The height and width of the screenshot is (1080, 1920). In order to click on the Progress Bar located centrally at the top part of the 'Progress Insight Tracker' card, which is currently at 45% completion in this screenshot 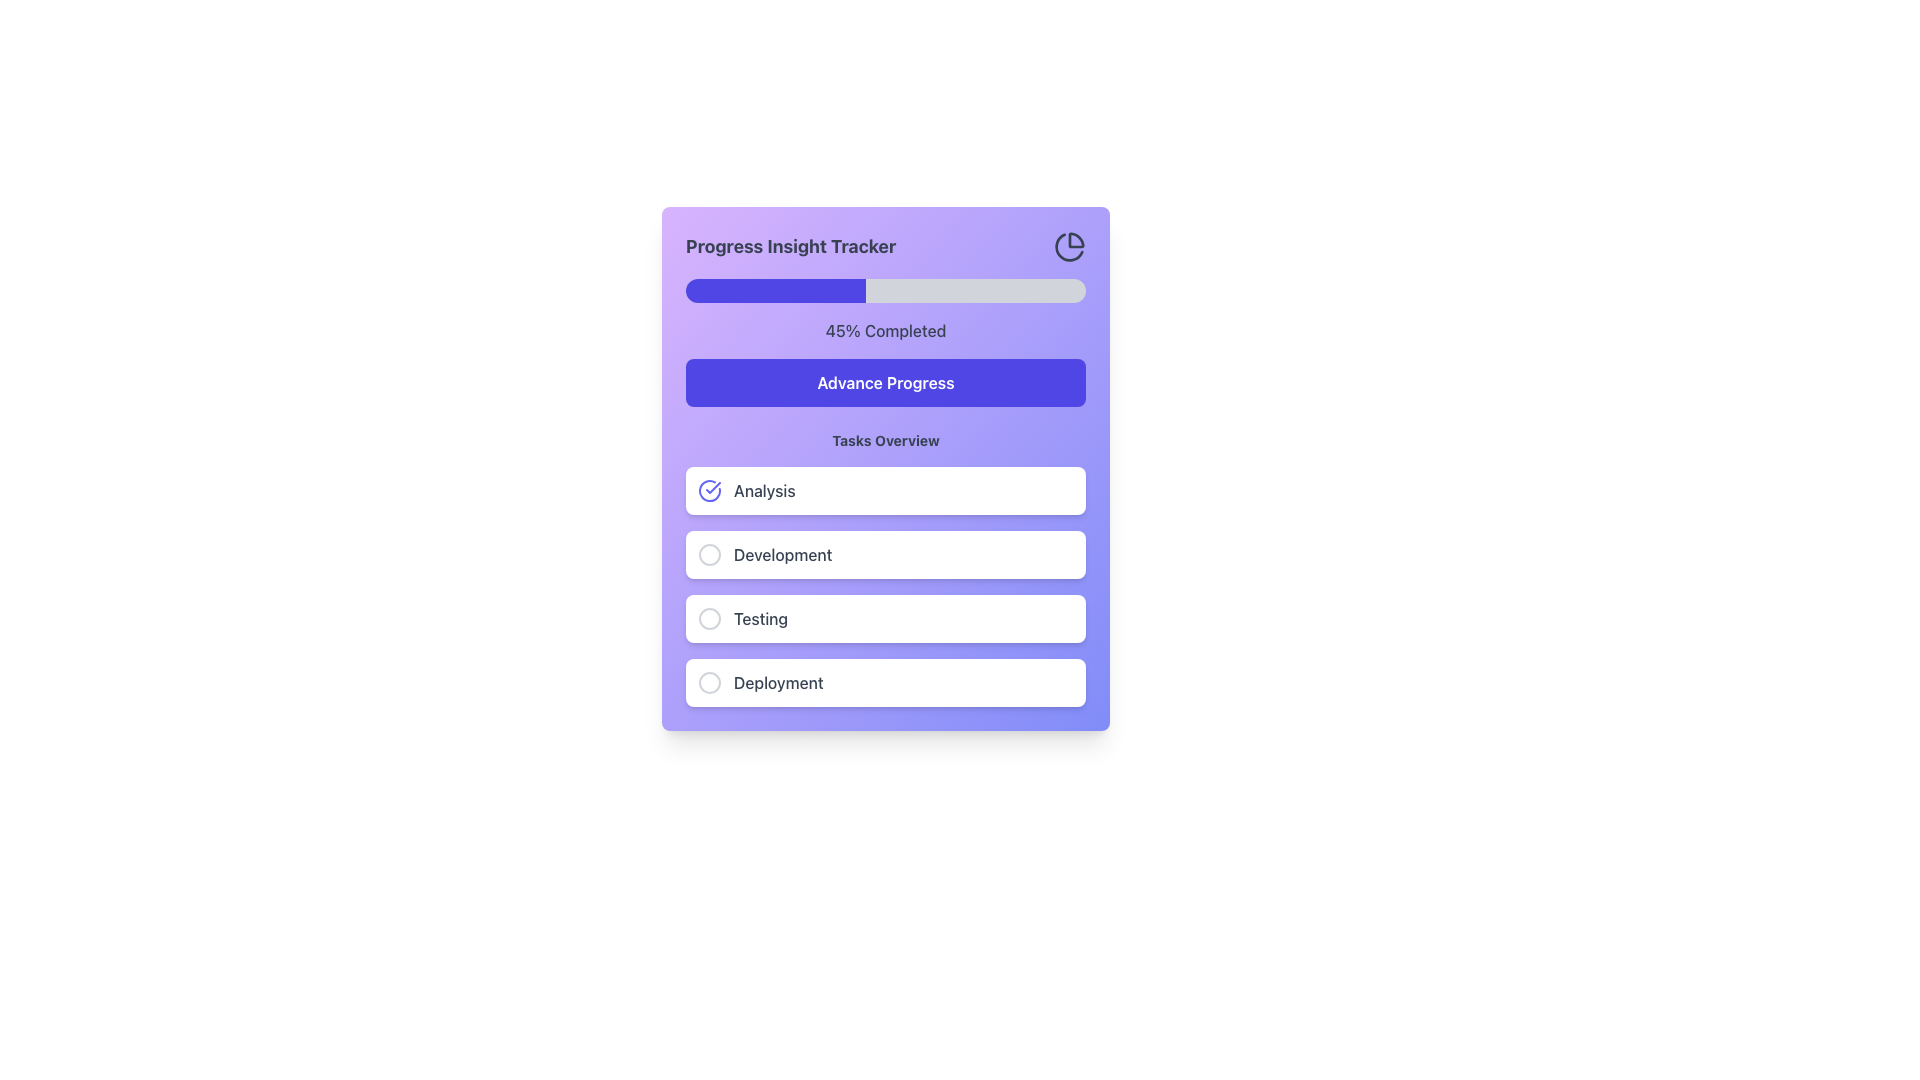, I will do `click(885, 290)`.